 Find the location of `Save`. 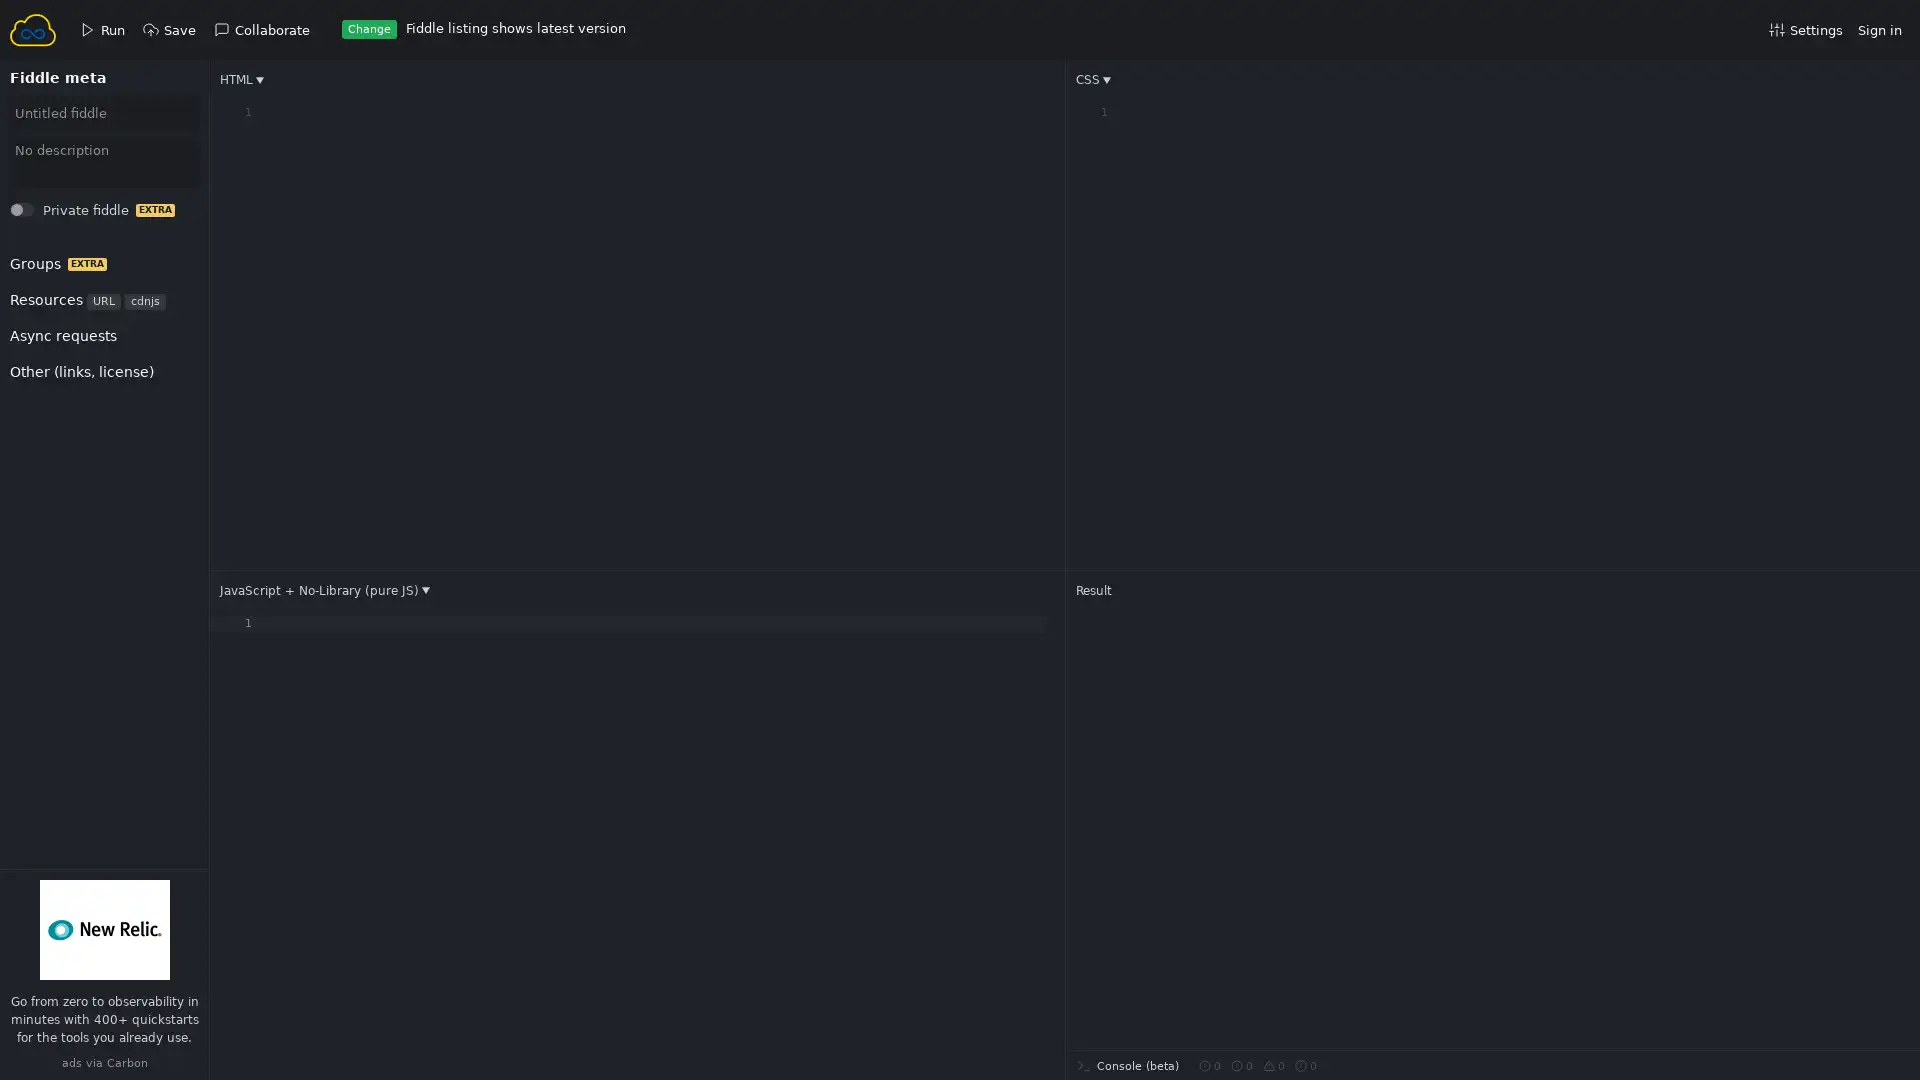

Save is located at coordinates (42, 215).